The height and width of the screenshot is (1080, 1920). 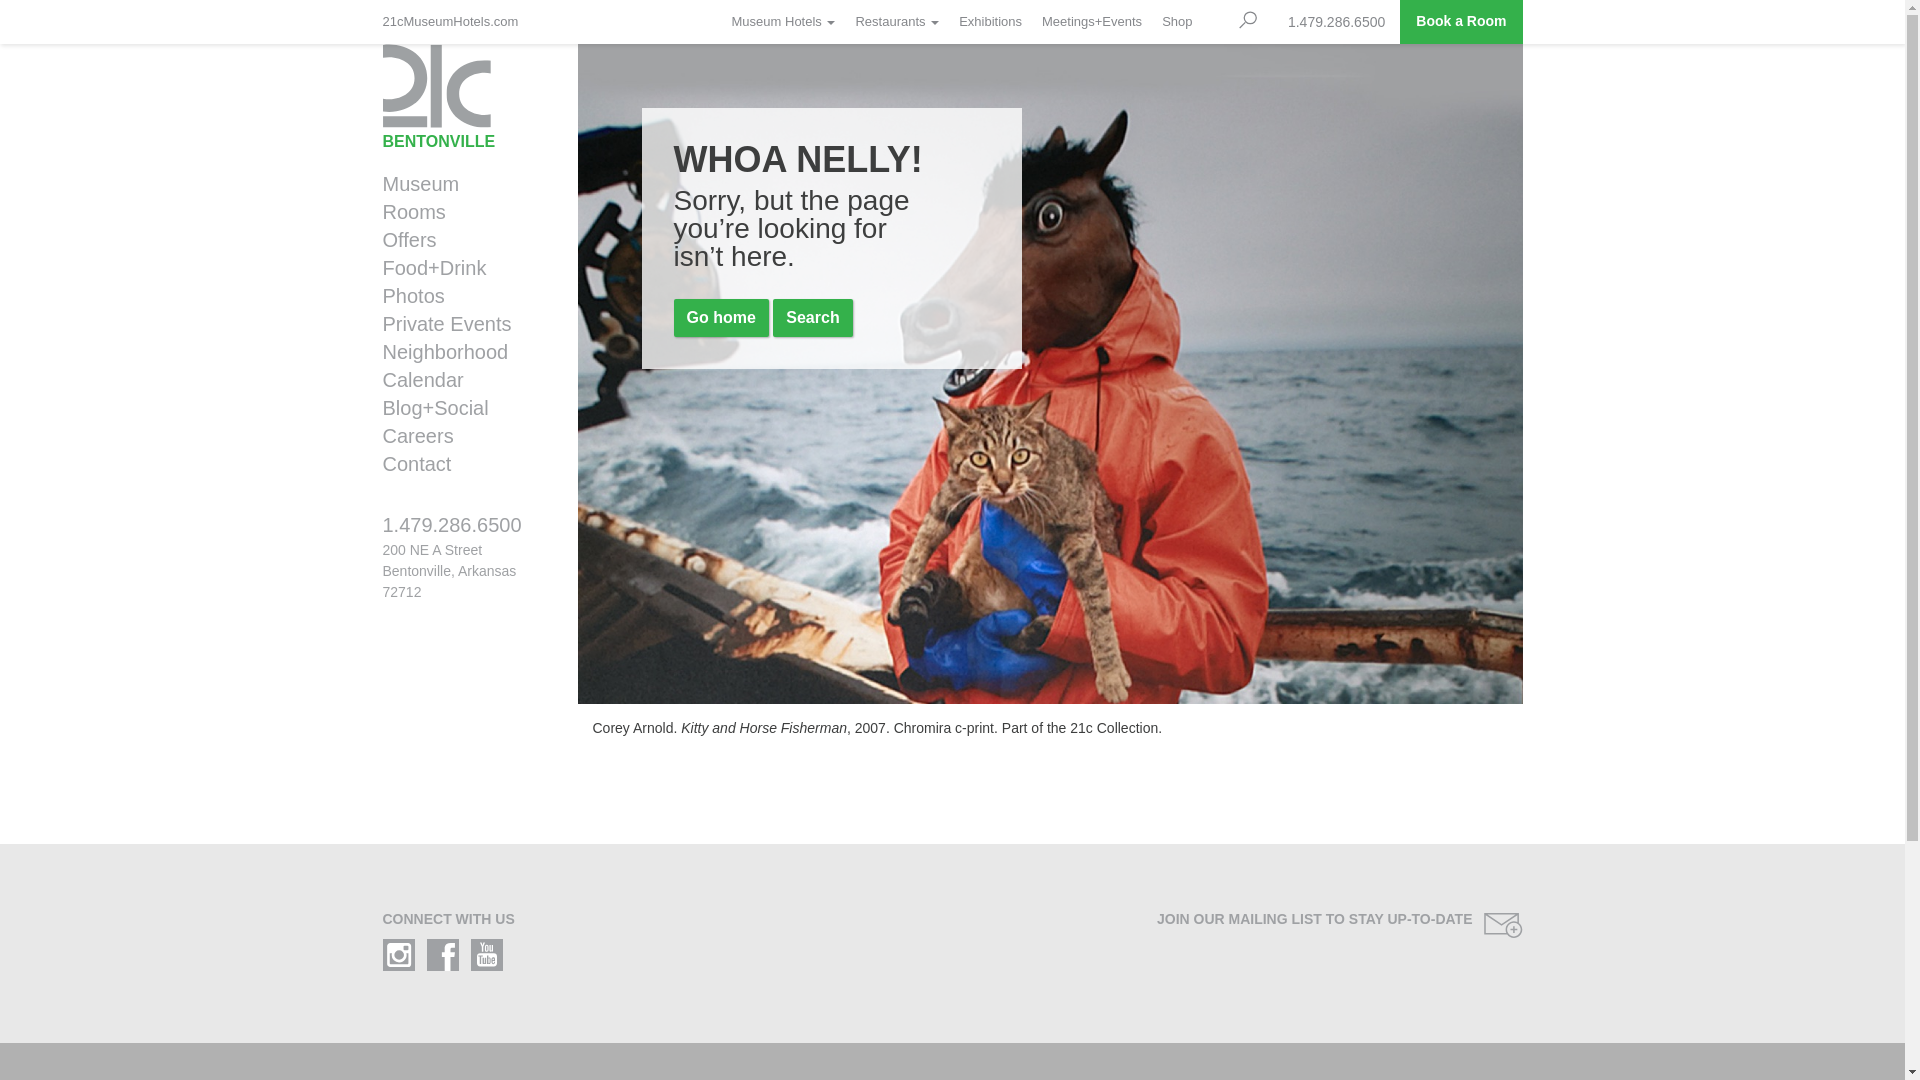 I want to click on 'Offers', so click(x=457, y=238).